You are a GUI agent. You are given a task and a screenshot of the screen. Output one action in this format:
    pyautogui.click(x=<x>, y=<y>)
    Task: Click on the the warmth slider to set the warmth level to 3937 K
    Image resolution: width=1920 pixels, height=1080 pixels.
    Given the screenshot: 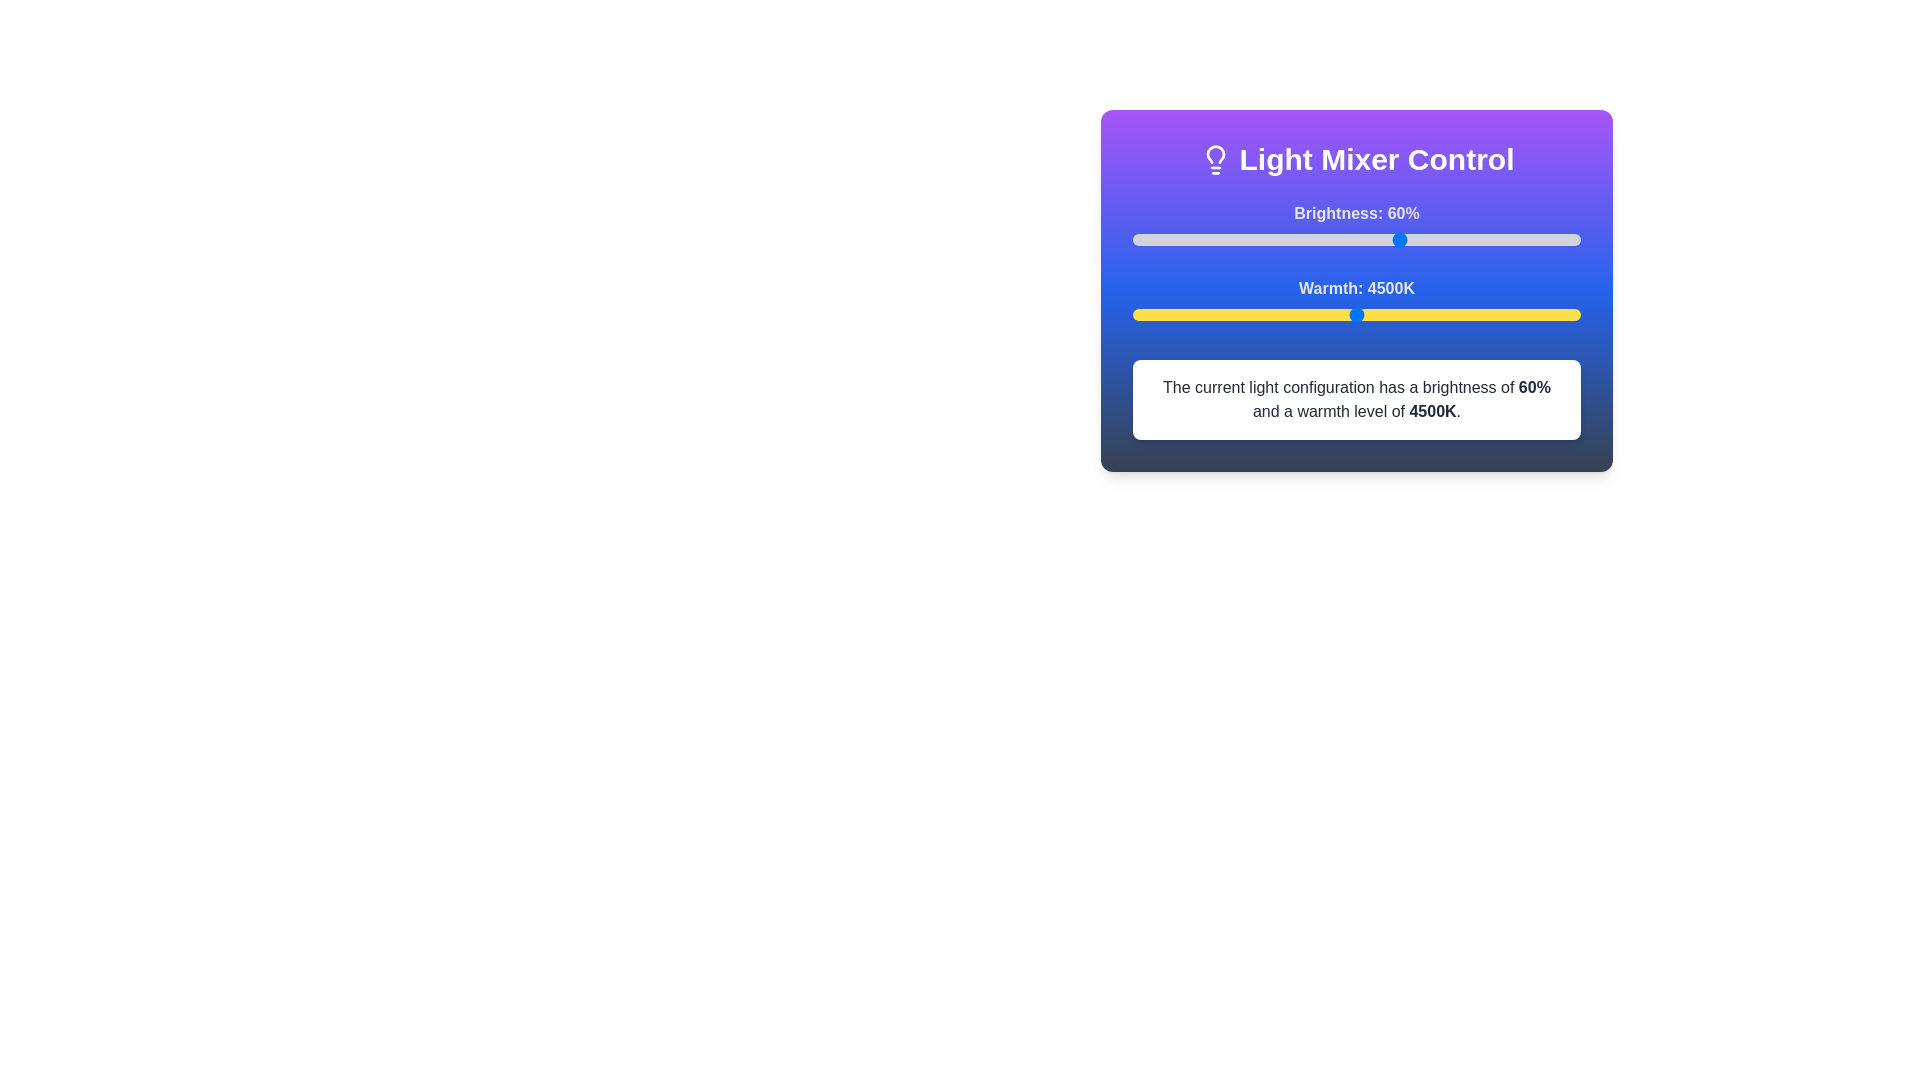 What is the action you would take?
    pyautogui.click(x=1306, y=315)
    